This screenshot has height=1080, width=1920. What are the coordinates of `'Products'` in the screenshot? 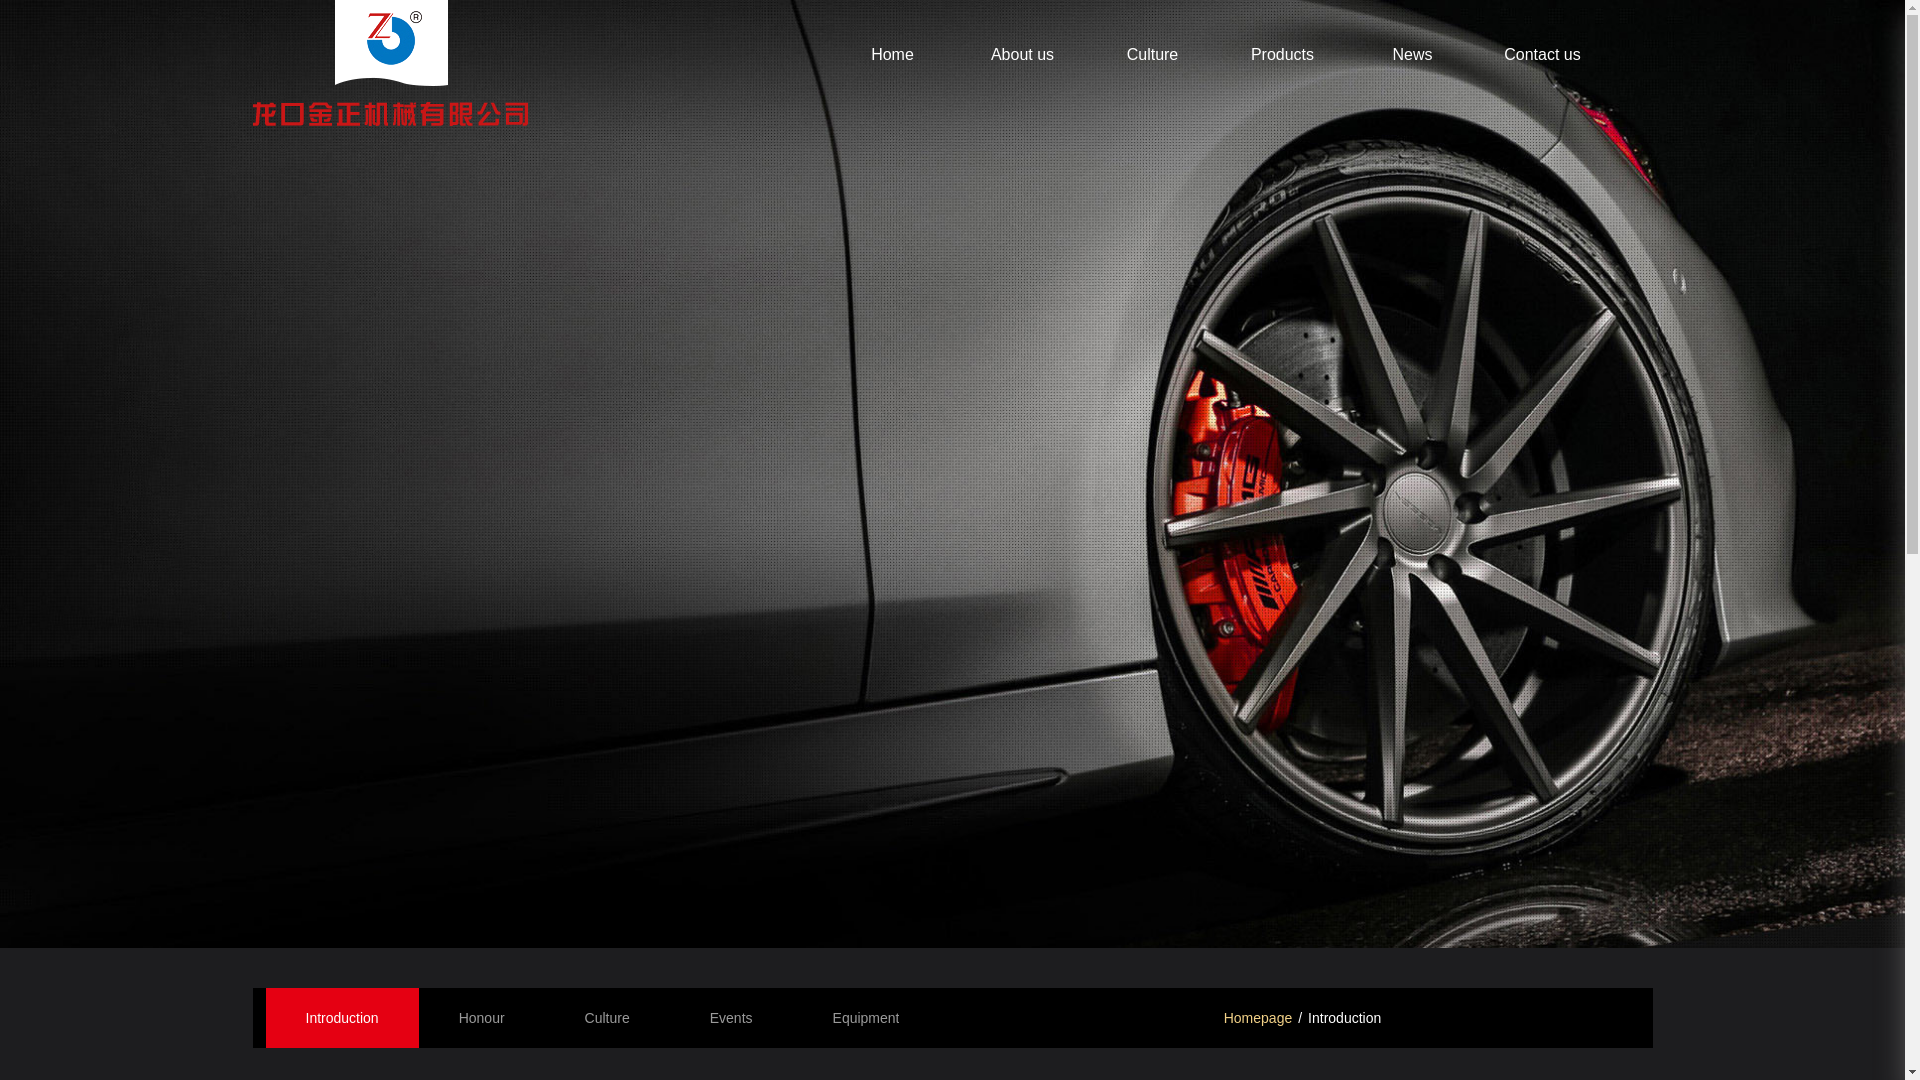 It's located at (1281, 53).